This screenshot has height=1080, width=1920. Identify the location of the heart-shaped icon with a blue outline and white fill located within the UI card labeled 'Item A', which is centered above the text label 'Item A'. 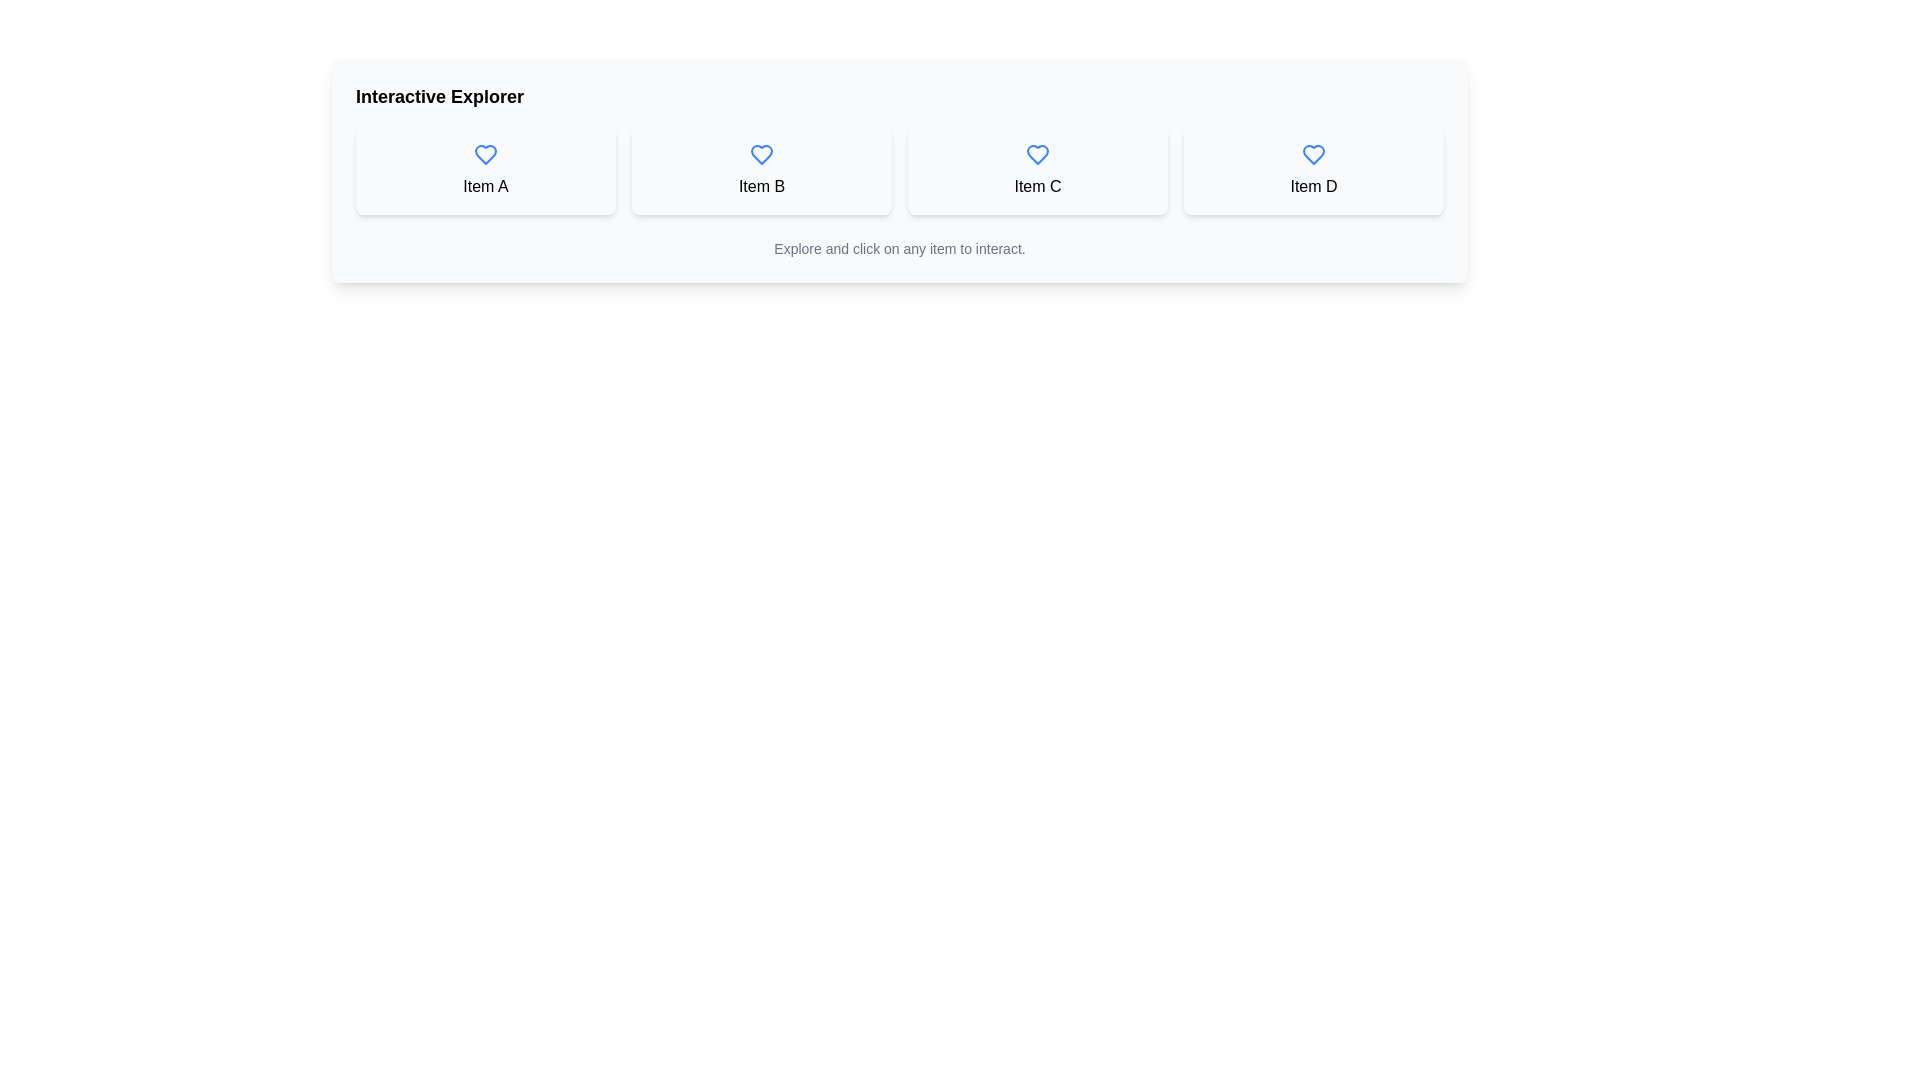
(485, 153).